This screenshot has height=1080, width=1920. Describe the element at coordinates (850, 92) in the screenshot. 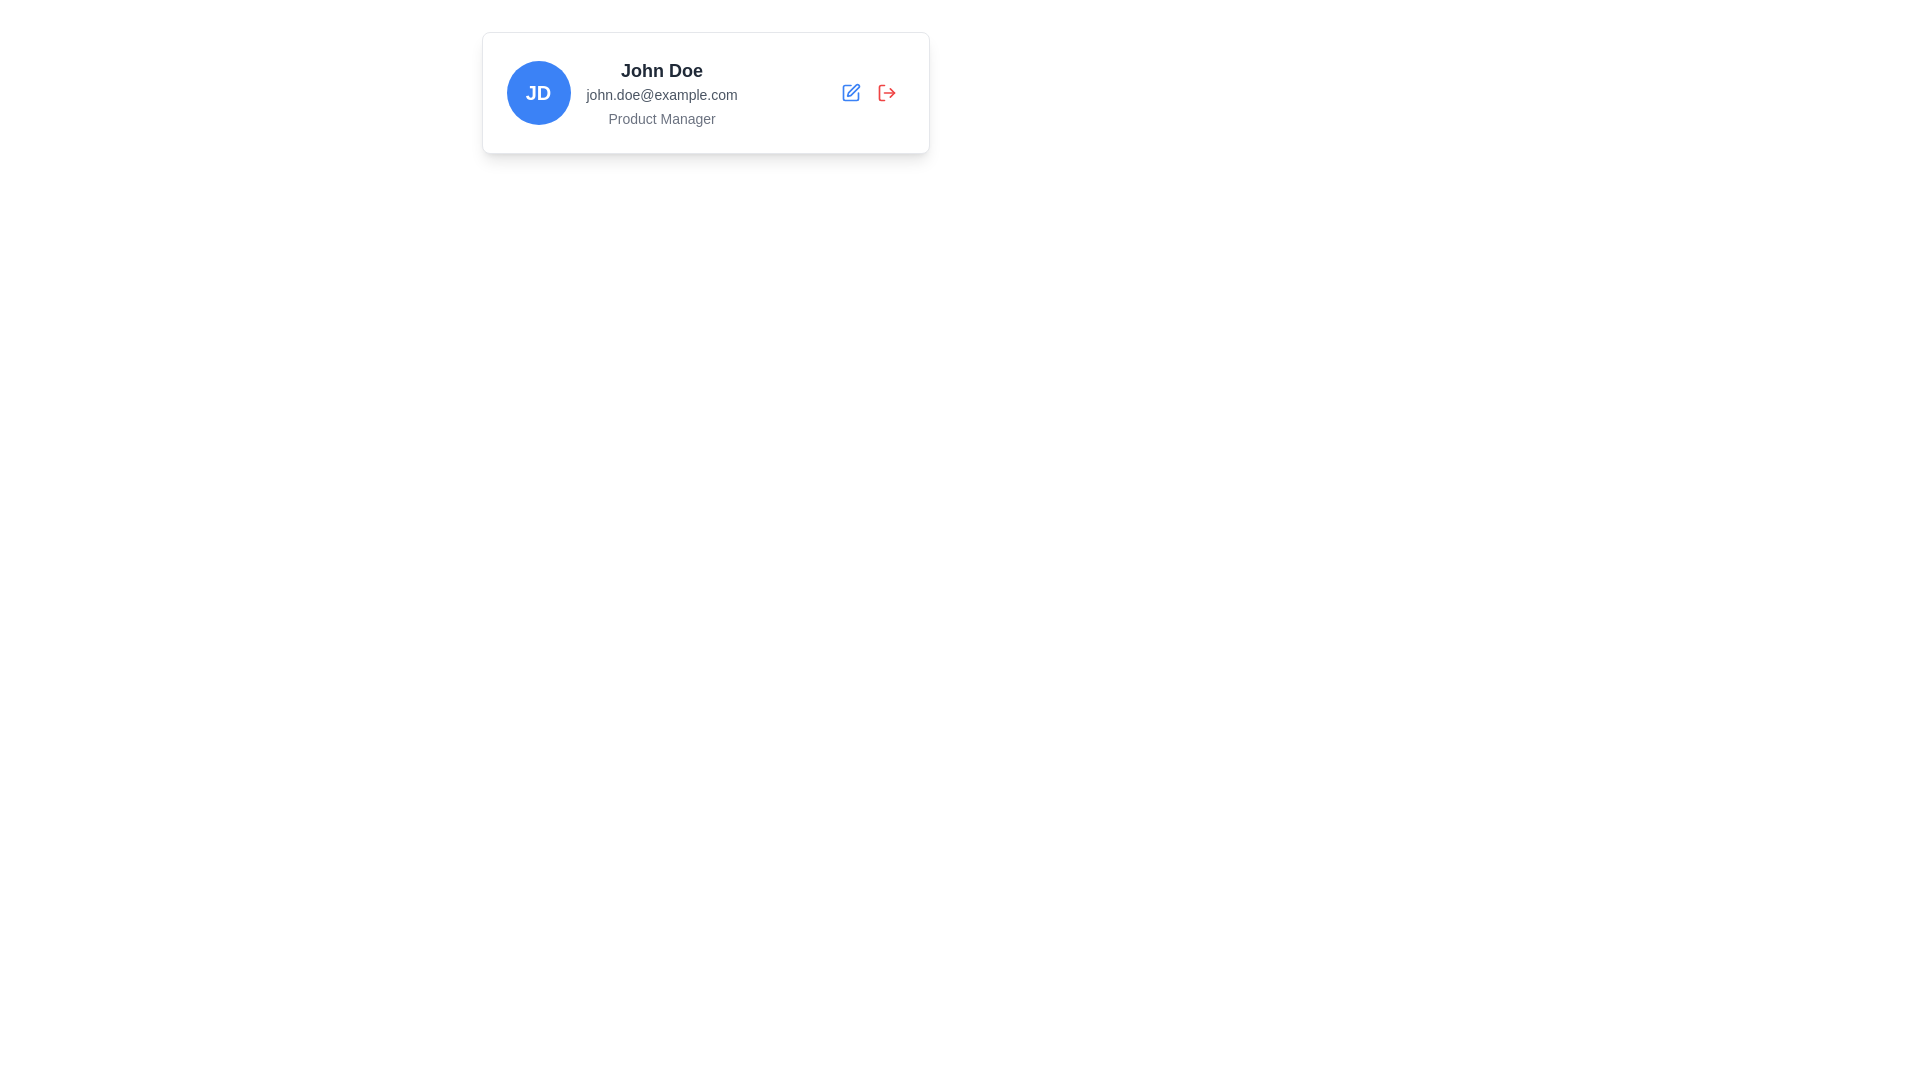

I see `the edit profile button located in the upper-right section of the user information card` at that location.